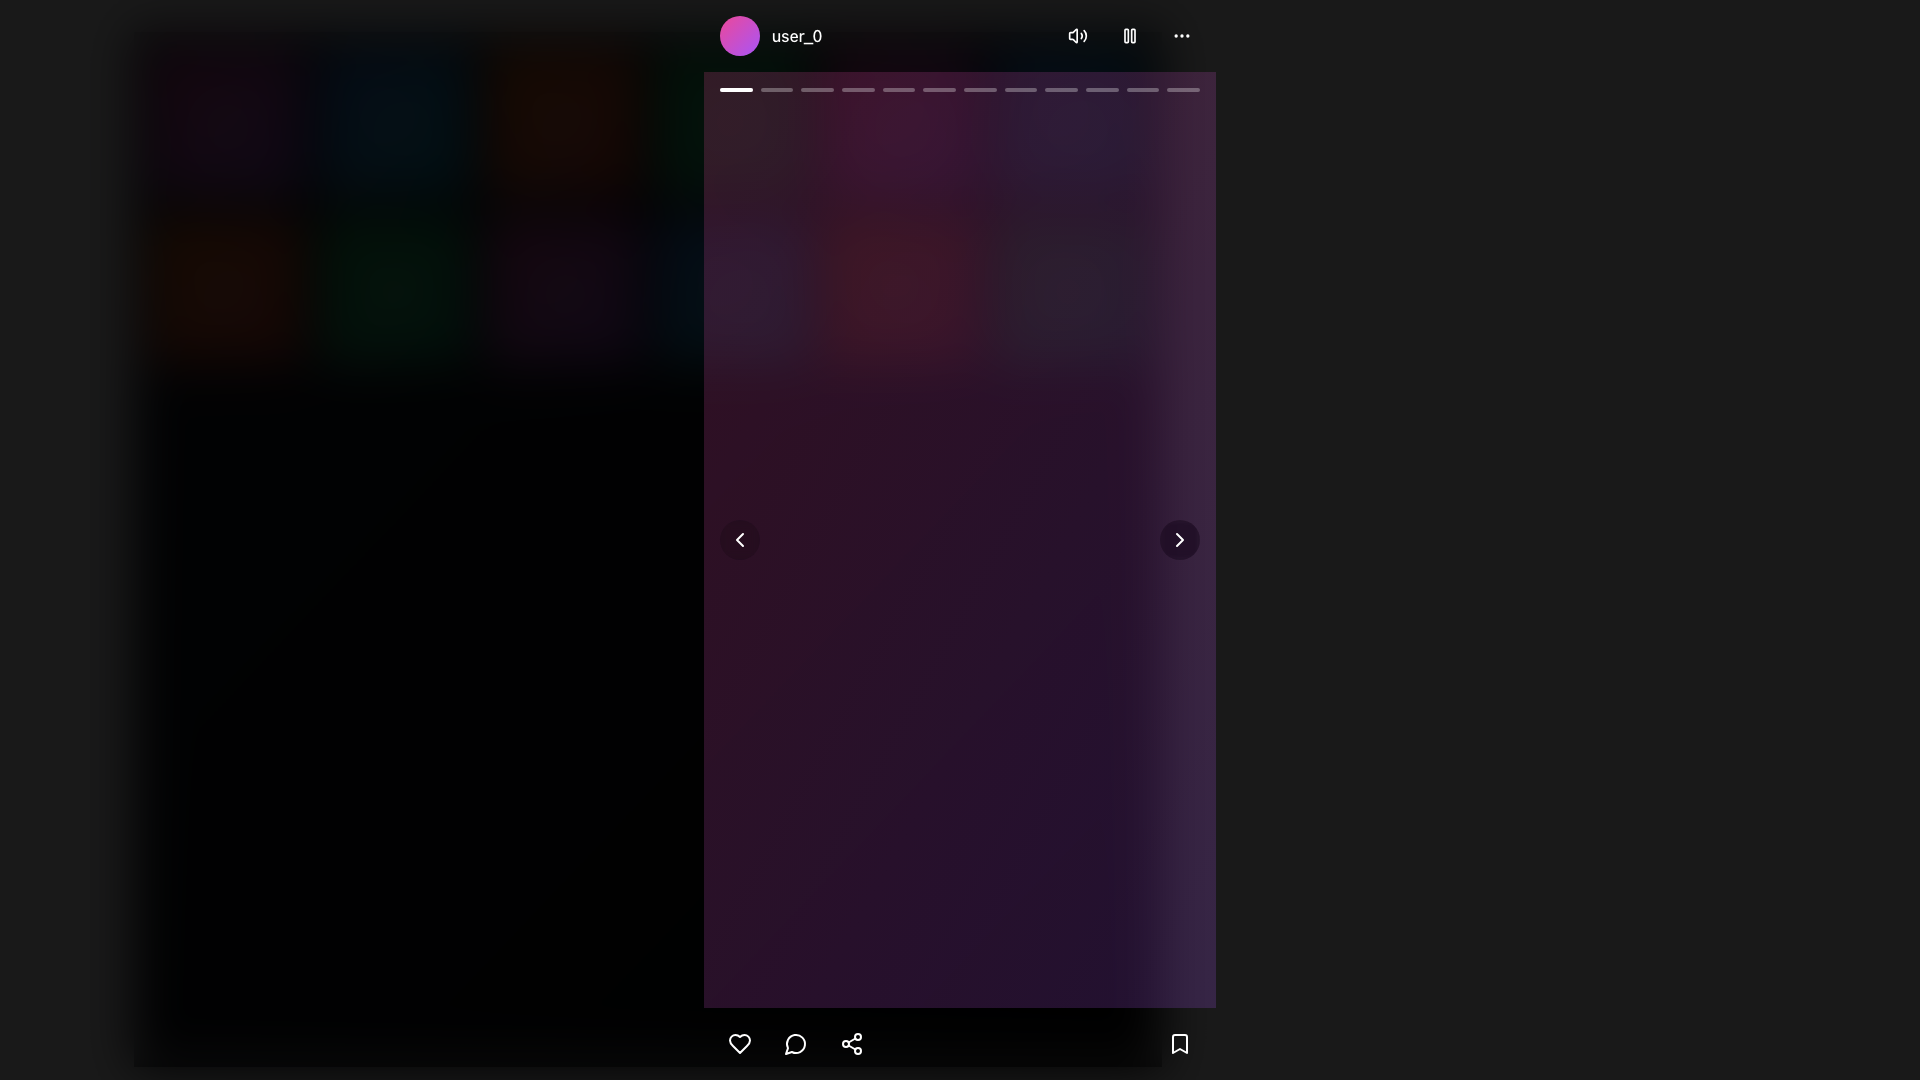 The width and height of the screenshot is (1920, 1080). I want to click on the bookmark button located at the far right of the bottom navigation bar, so click(1180, 1043).